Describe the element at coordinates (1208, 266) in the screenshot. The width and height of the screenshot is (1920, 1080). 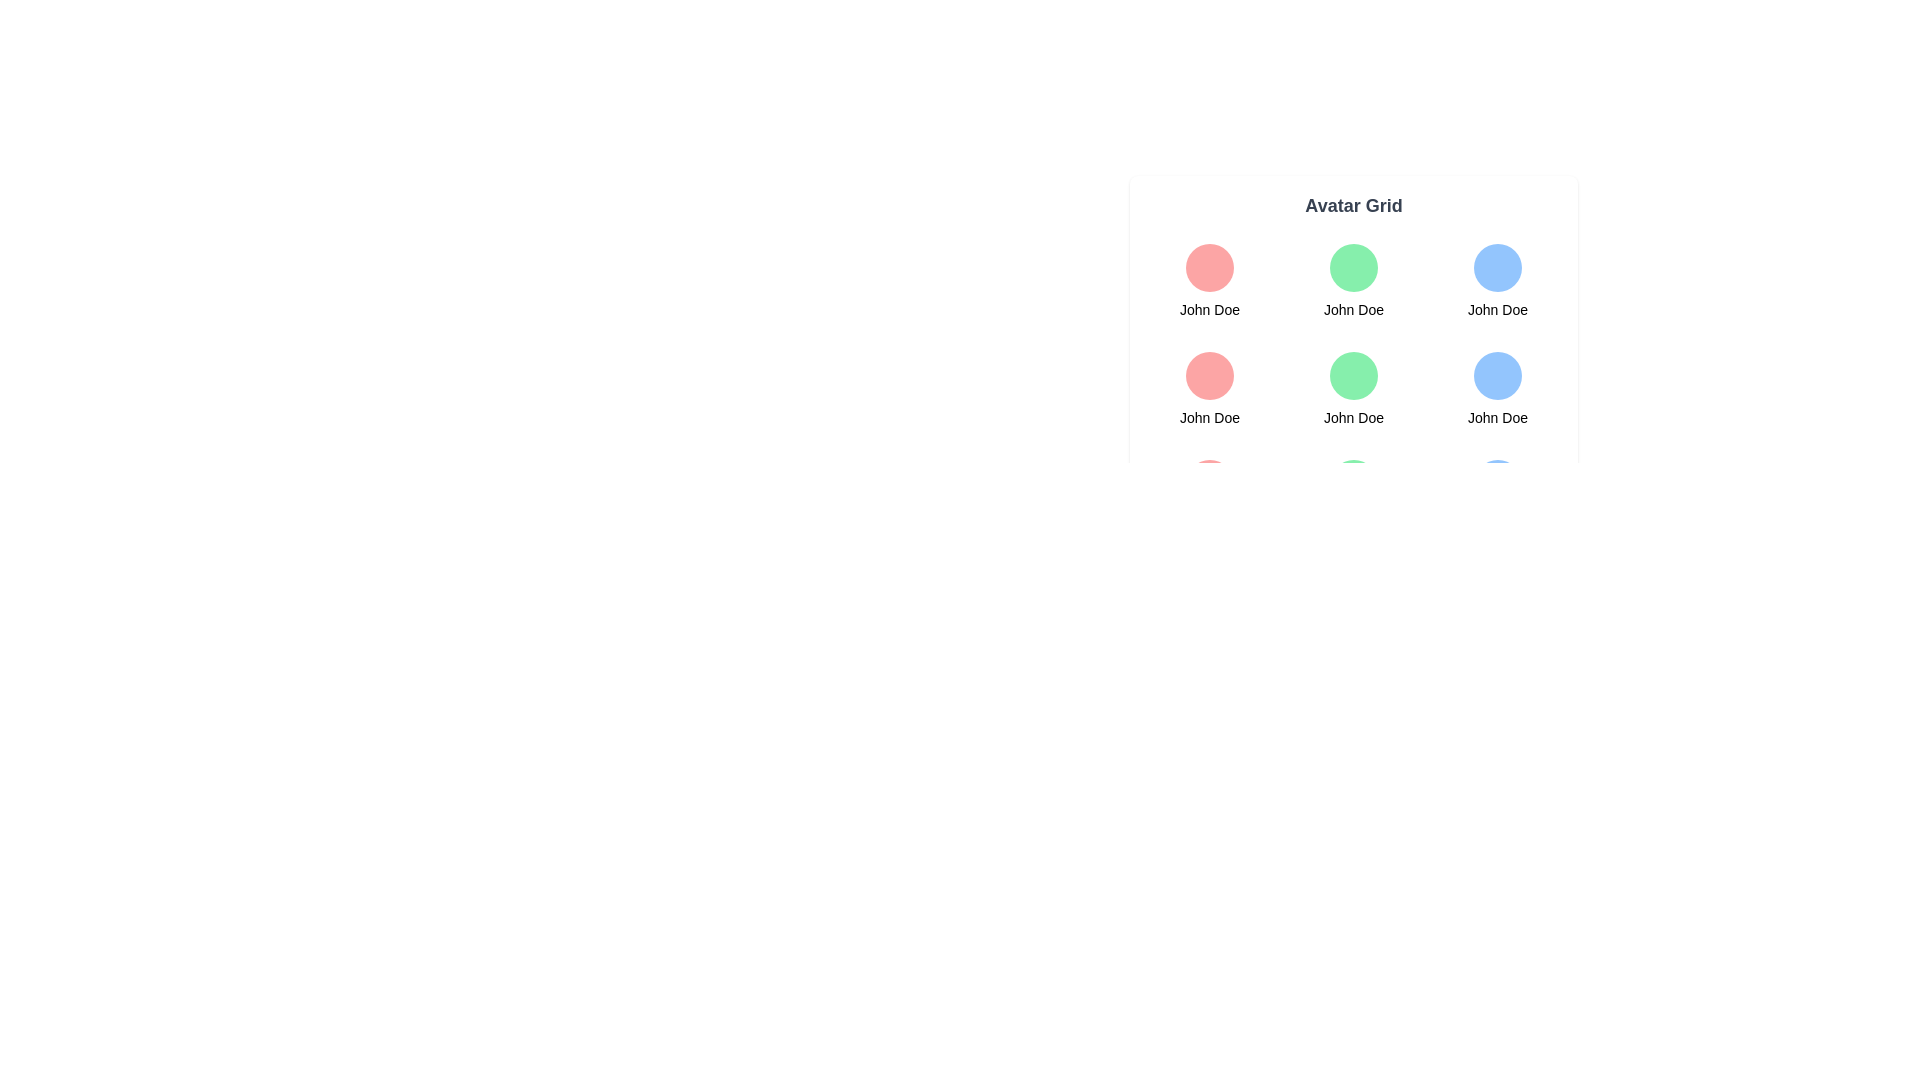
I see `the user avatar representing 'John Doe' located at the top-left corner of the interface` at that location.